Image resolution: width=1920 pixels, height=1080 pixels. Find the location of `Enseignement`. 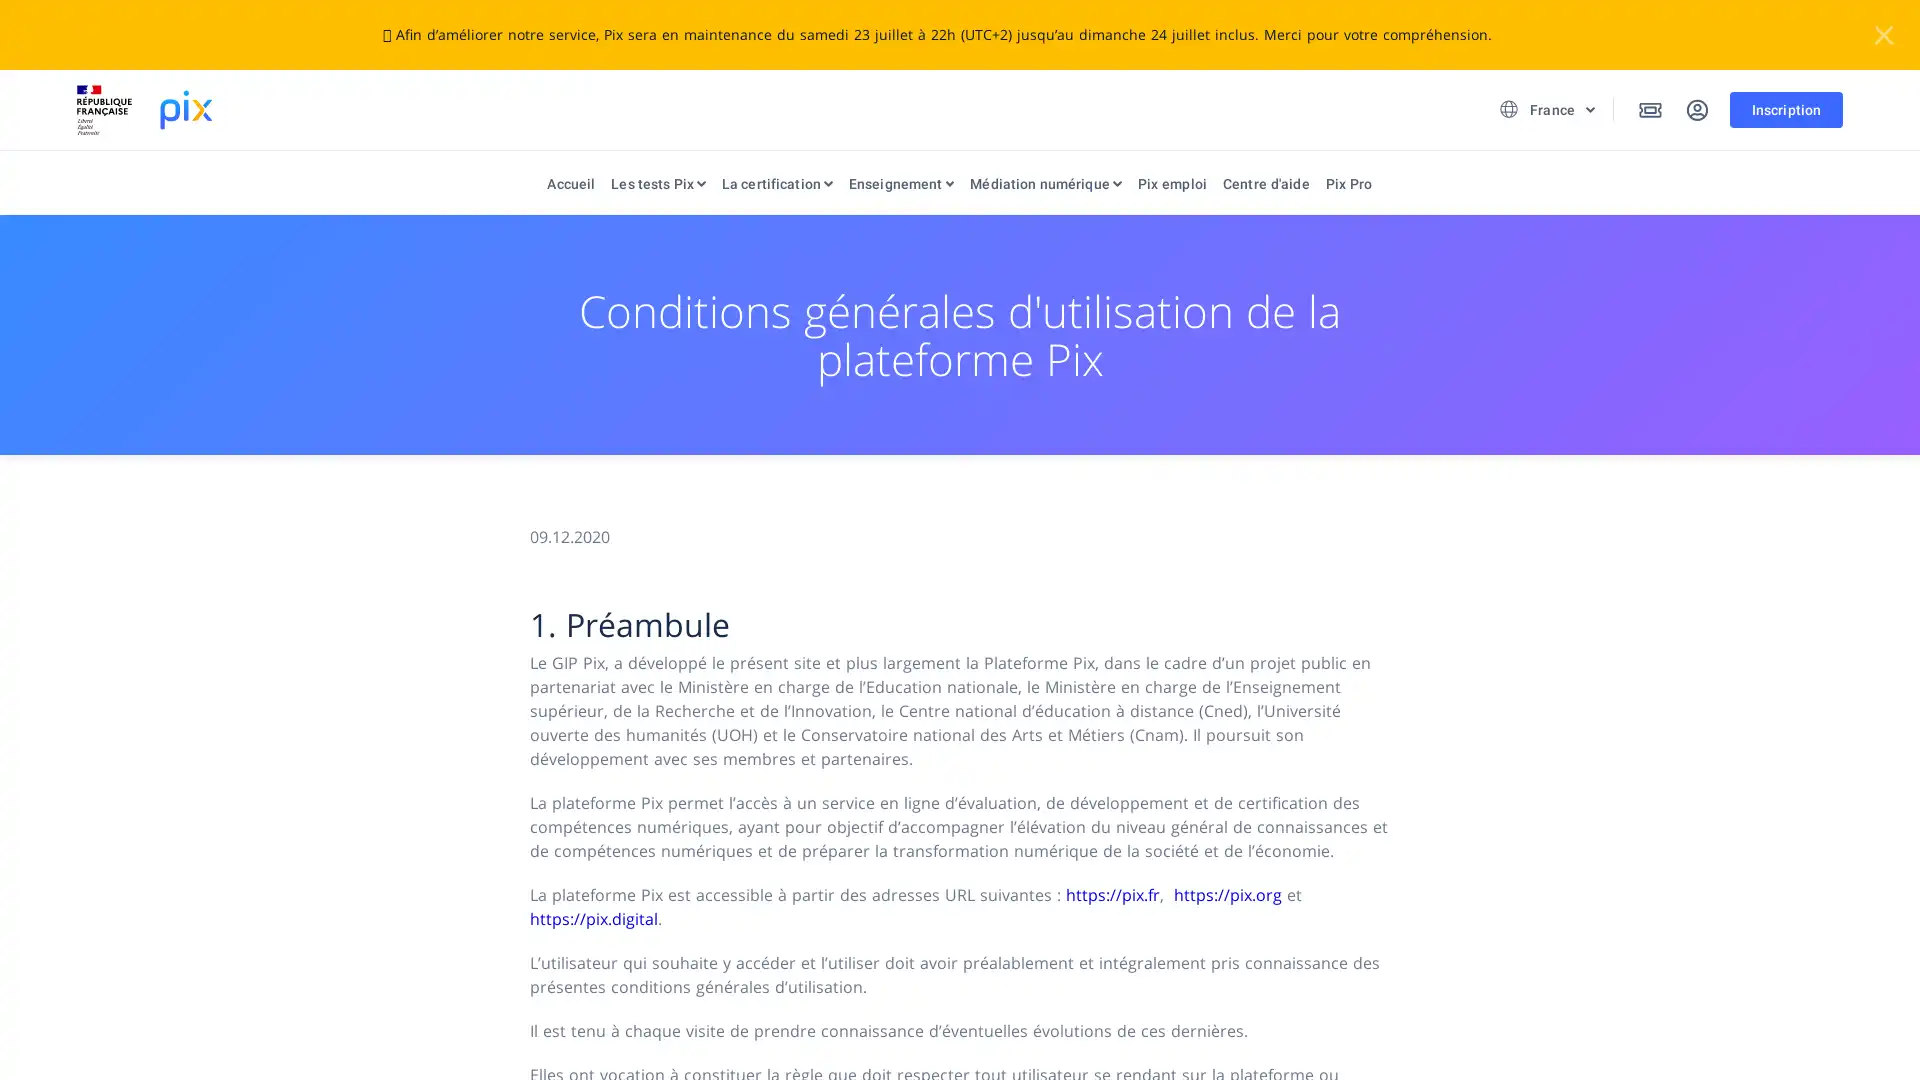

Enseignement is located at coordinates (900, 188).